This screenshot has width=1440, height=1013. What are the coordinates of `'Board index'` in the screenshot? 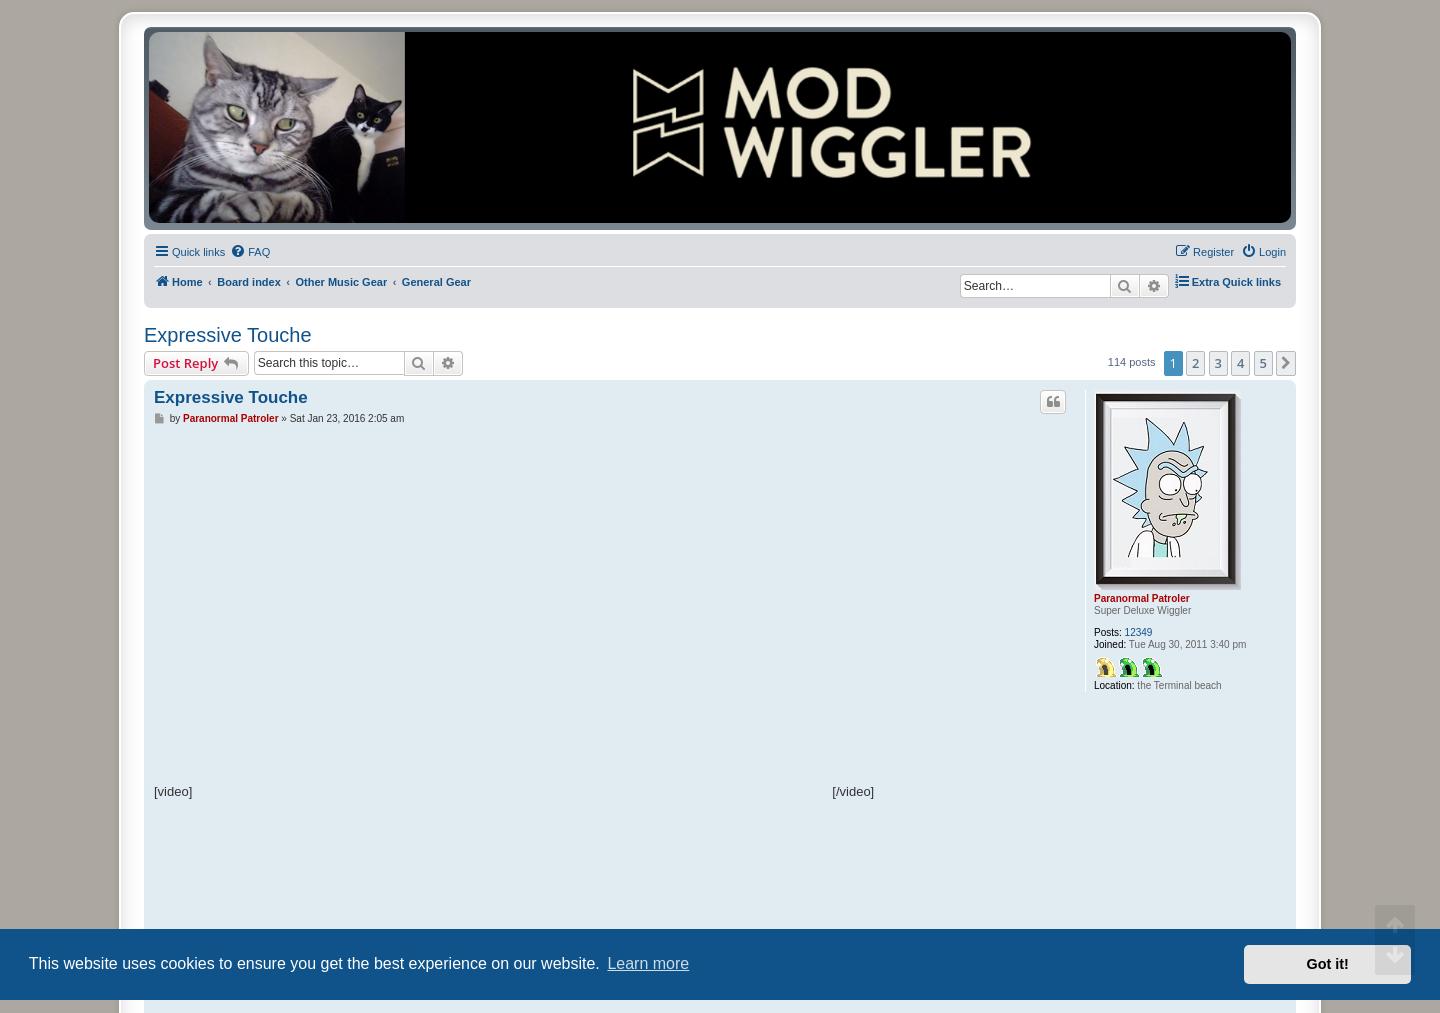 It's located at (247, 281).